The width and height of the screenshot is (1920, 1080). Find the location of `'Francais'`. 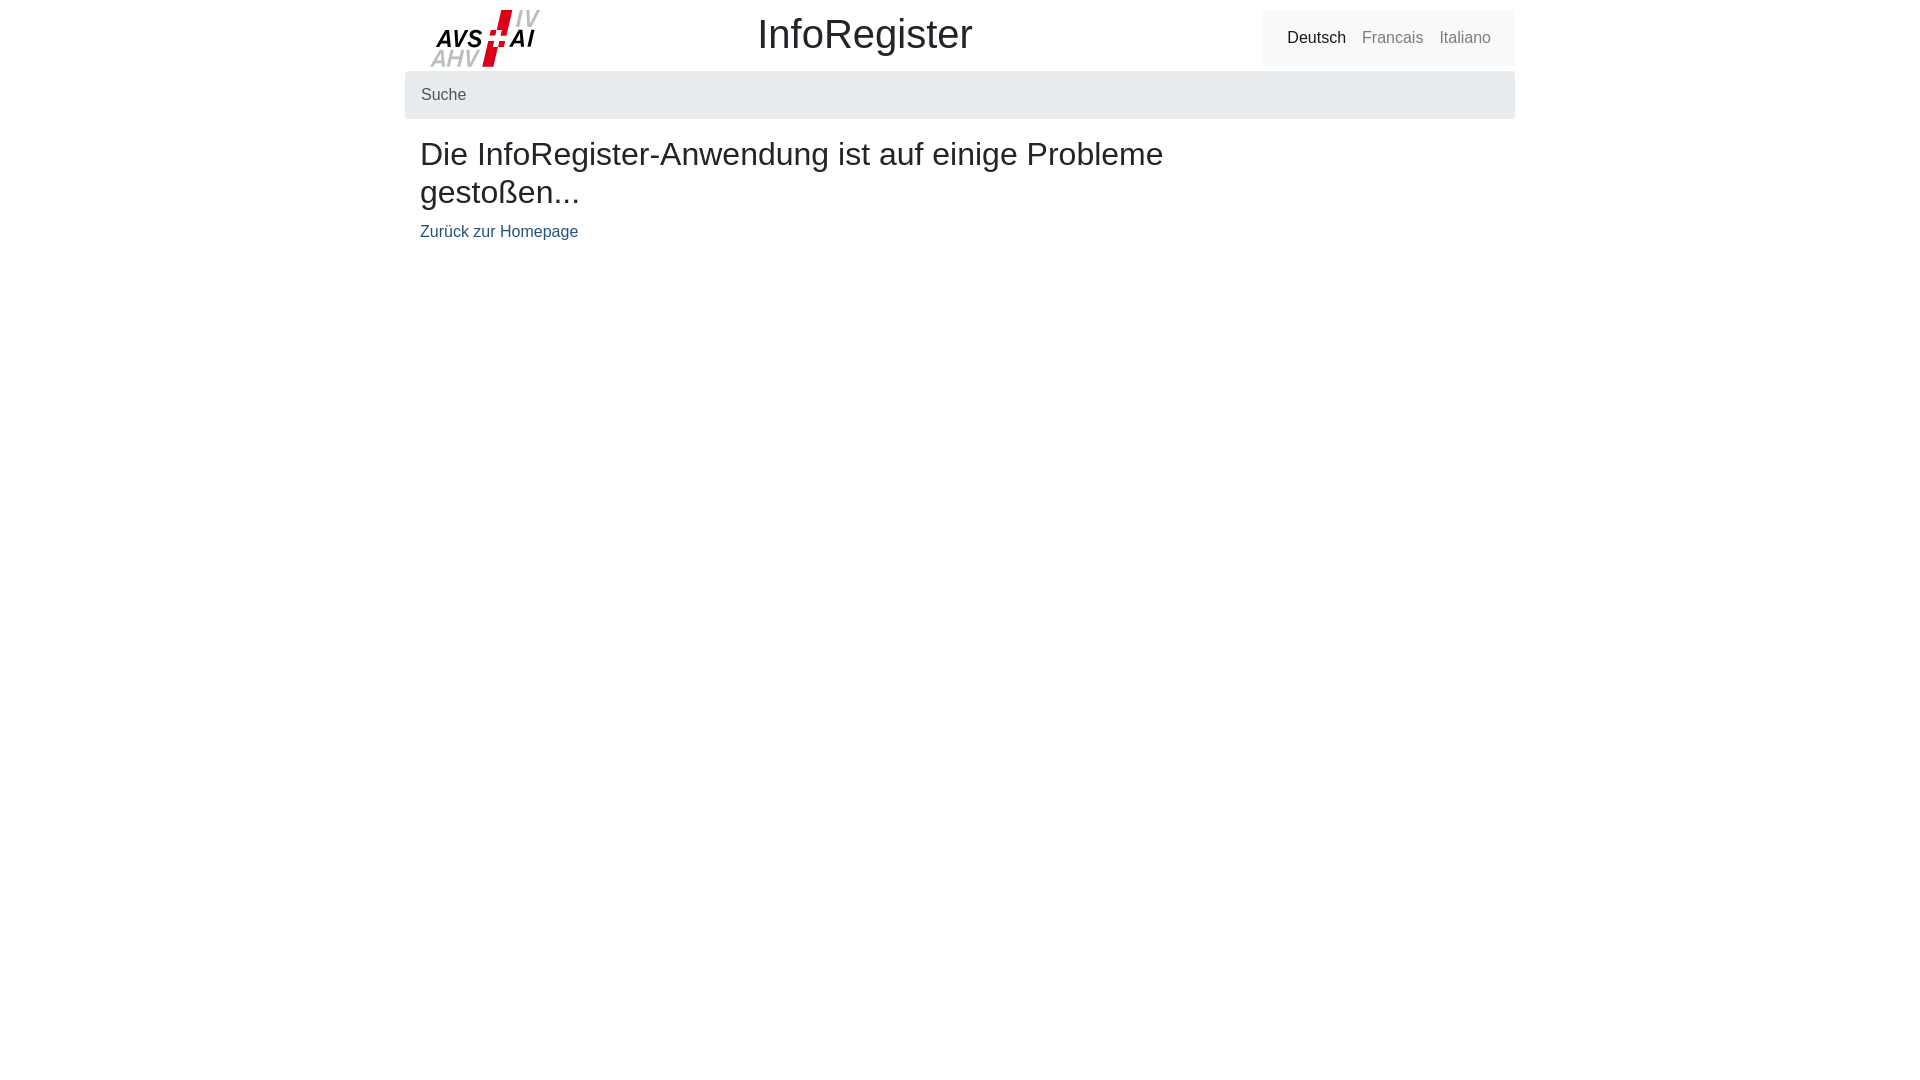

'Francais' is located at coordinates (1391, 38).